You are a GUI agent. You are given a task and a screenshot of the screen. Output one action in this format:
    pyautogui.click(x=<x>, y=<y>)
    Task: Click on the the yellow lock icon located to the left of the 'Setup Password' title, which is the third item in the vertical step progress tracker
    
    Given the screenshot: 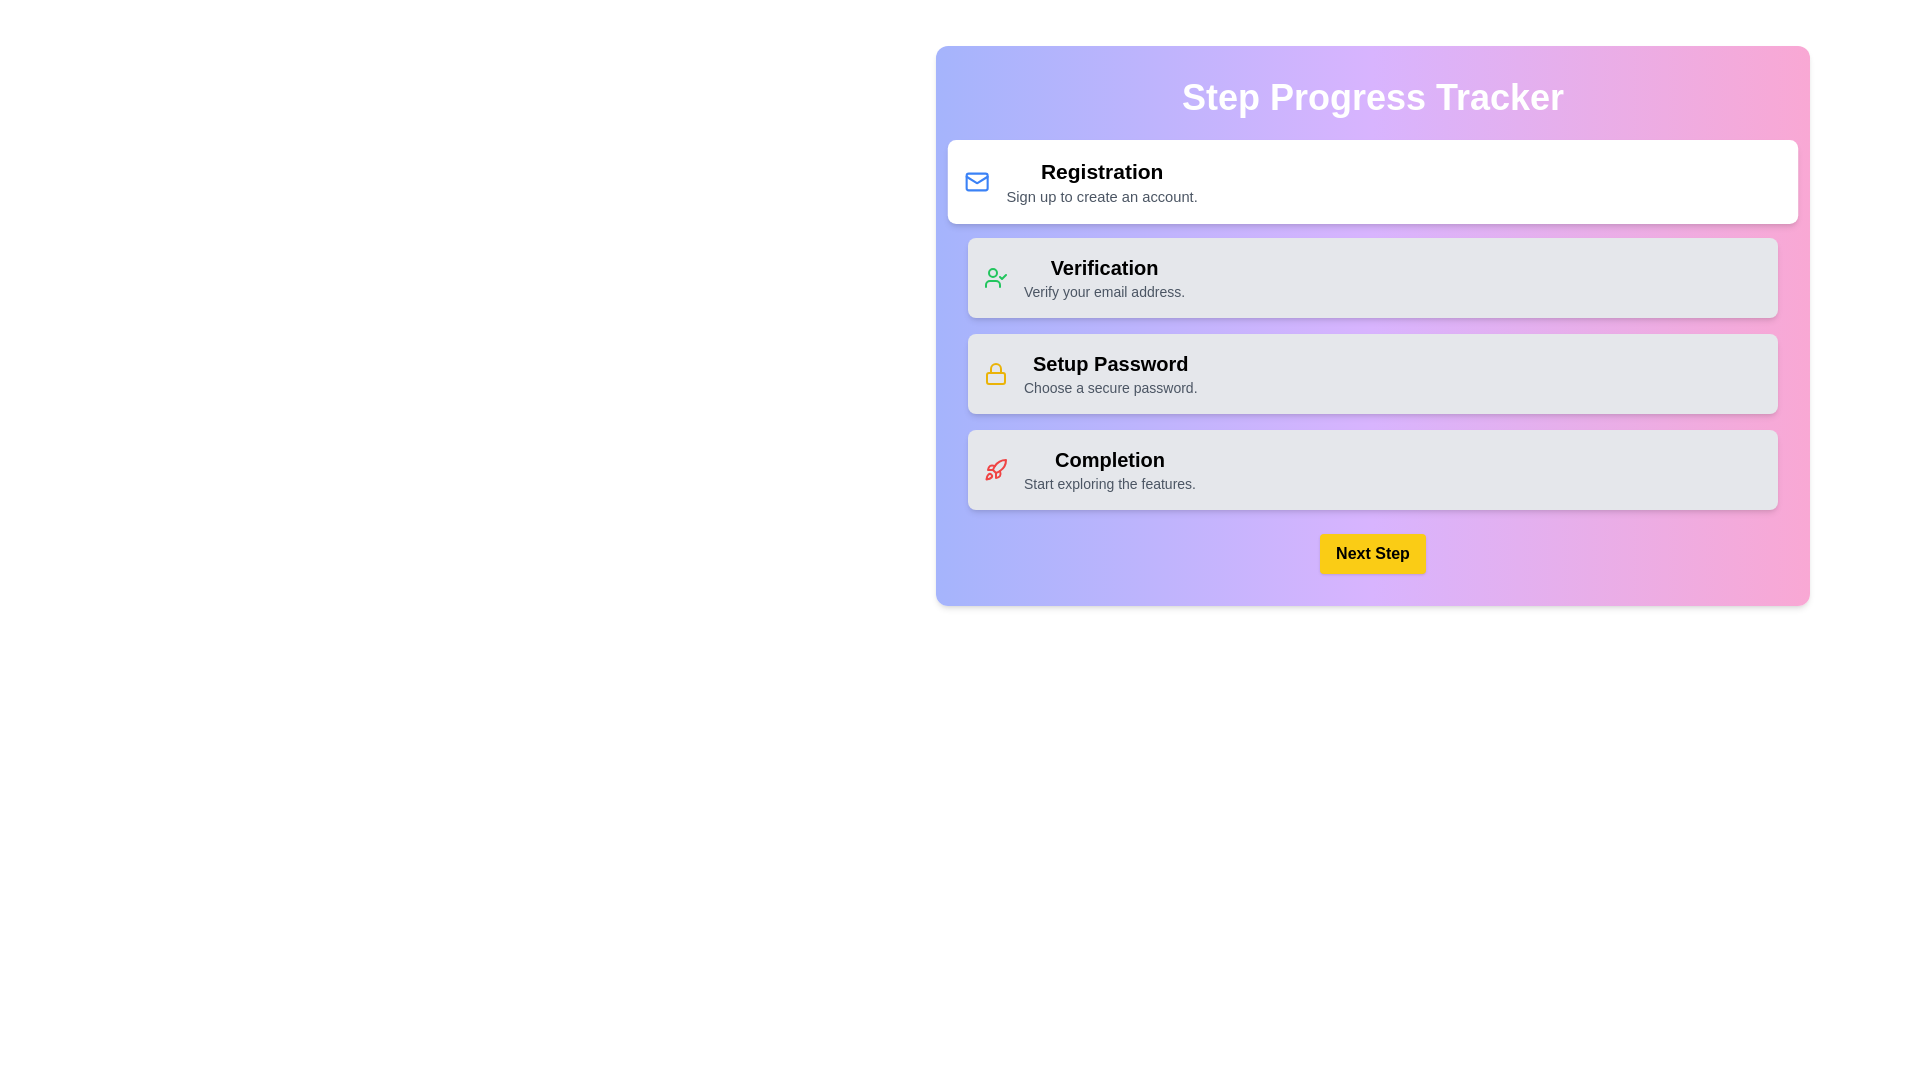 What is the action you would take?
    pyautogui.click(x=996, y=374)
    